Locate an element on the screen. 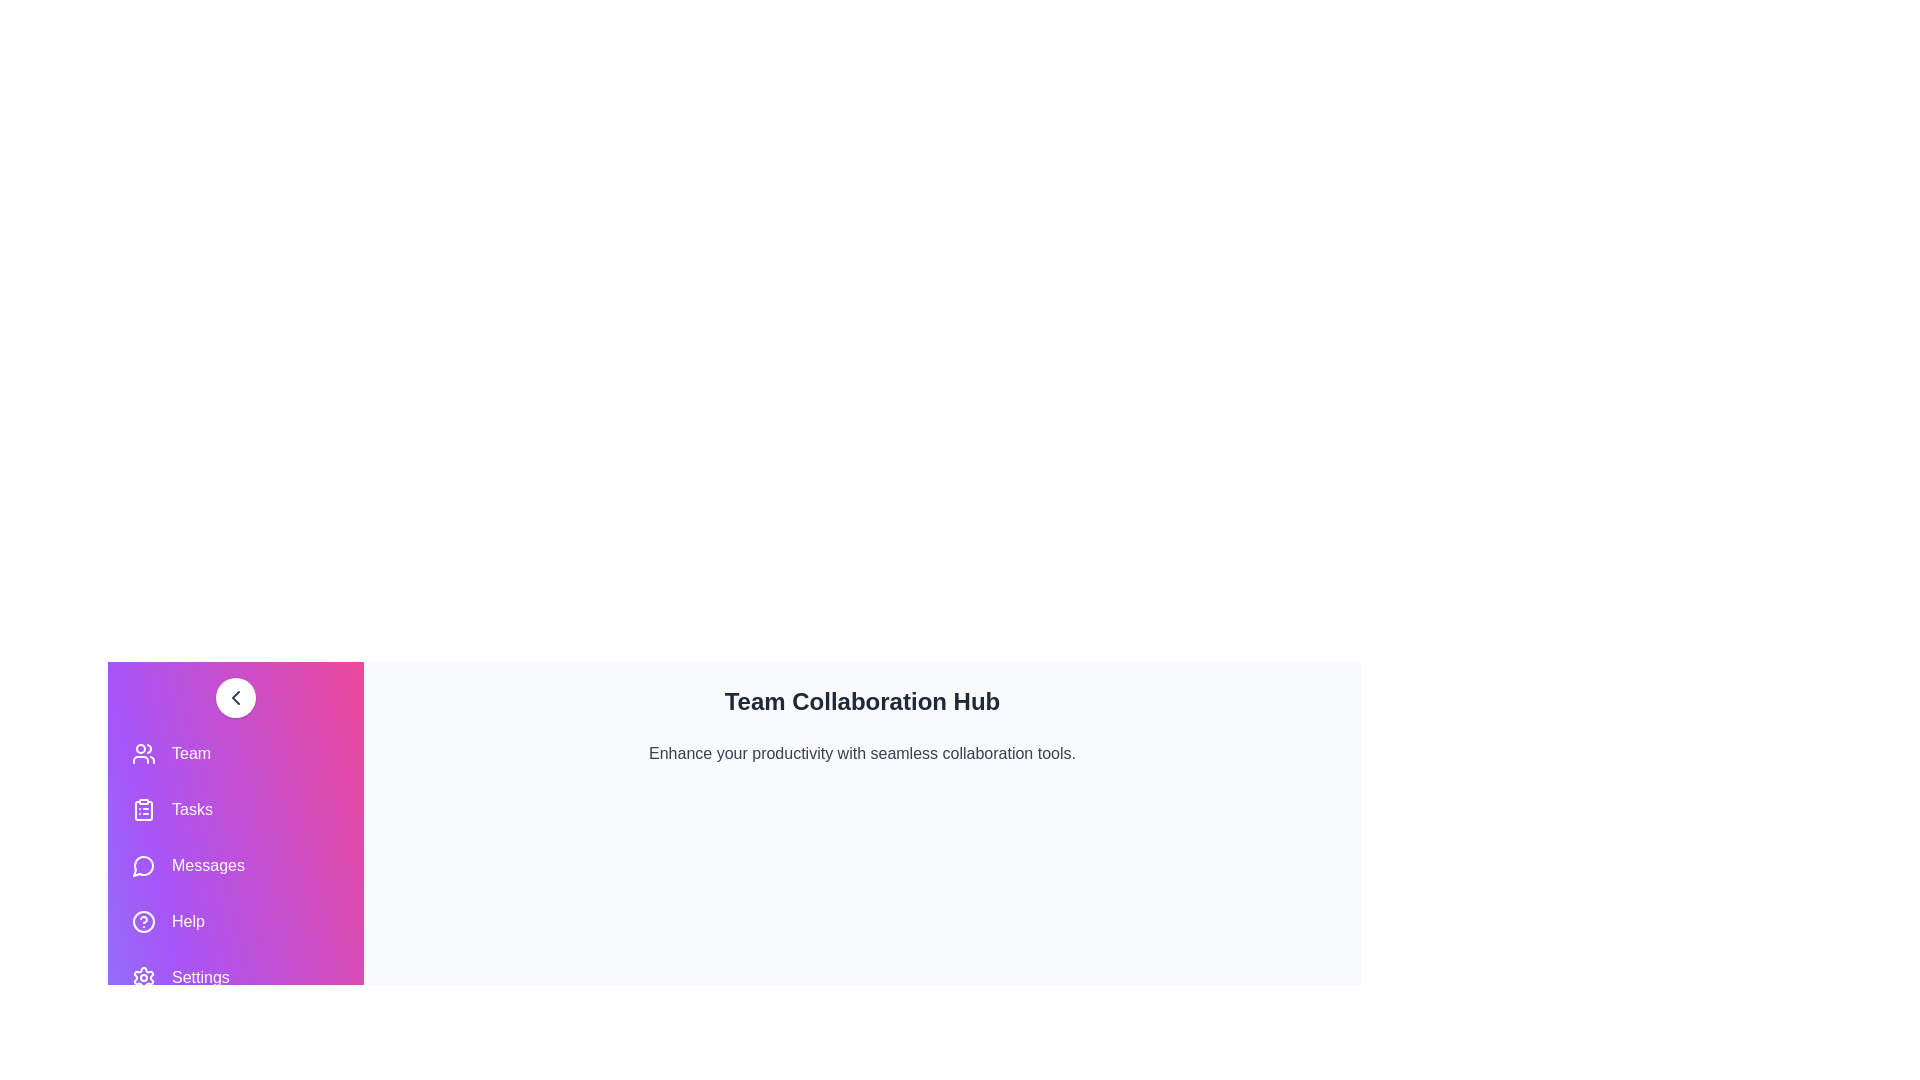  the arrow button to toggle the drawer is located at coordinates (235, 697).